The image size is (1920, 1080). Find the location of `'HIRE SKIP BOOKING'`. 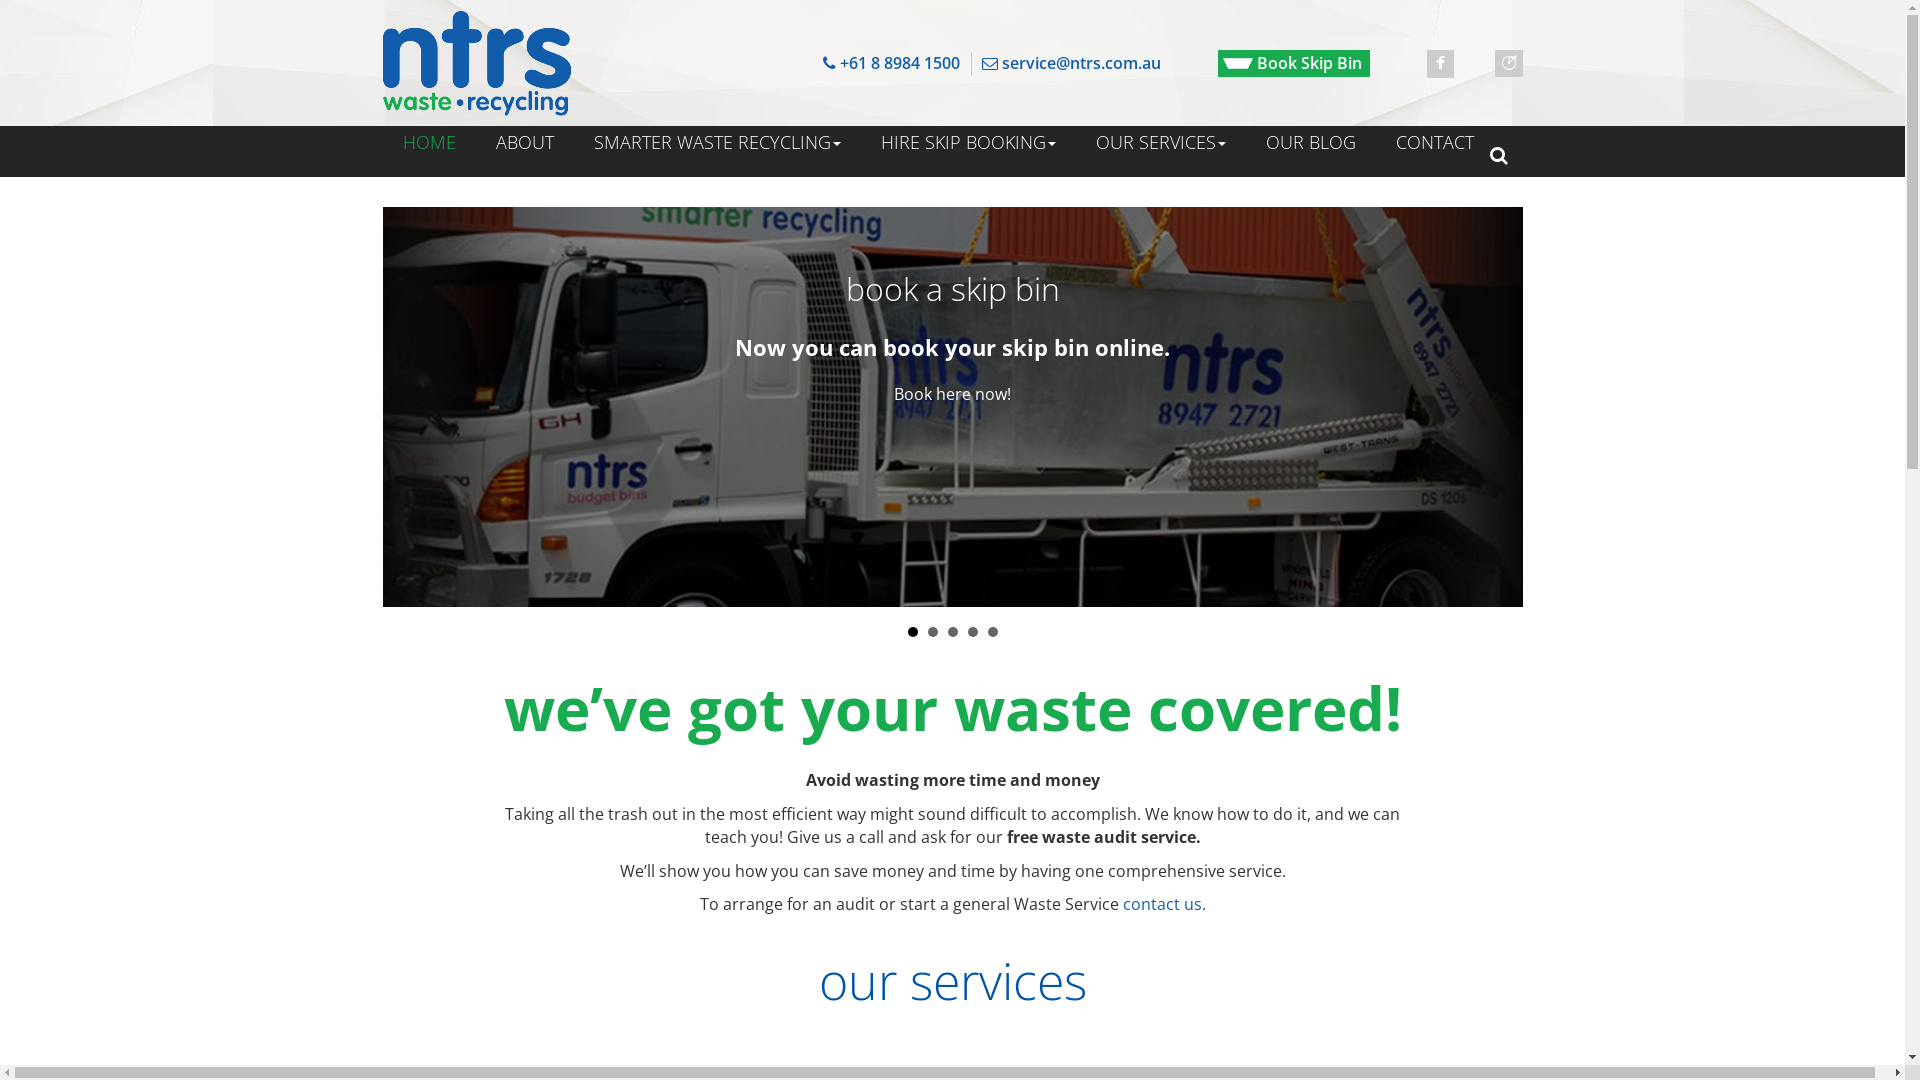

'HIRE SKIP BOOKING' is located at coordinates (967, 141).